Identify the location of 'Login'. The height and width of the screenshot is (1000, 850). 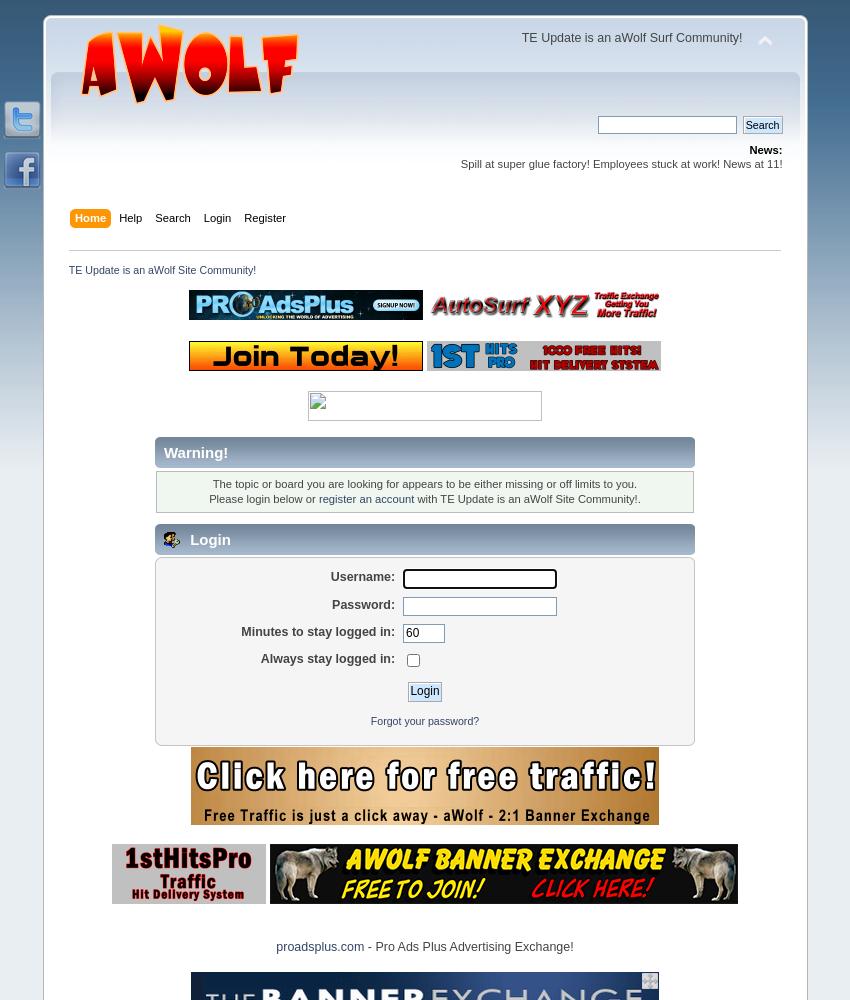
(206, 539).